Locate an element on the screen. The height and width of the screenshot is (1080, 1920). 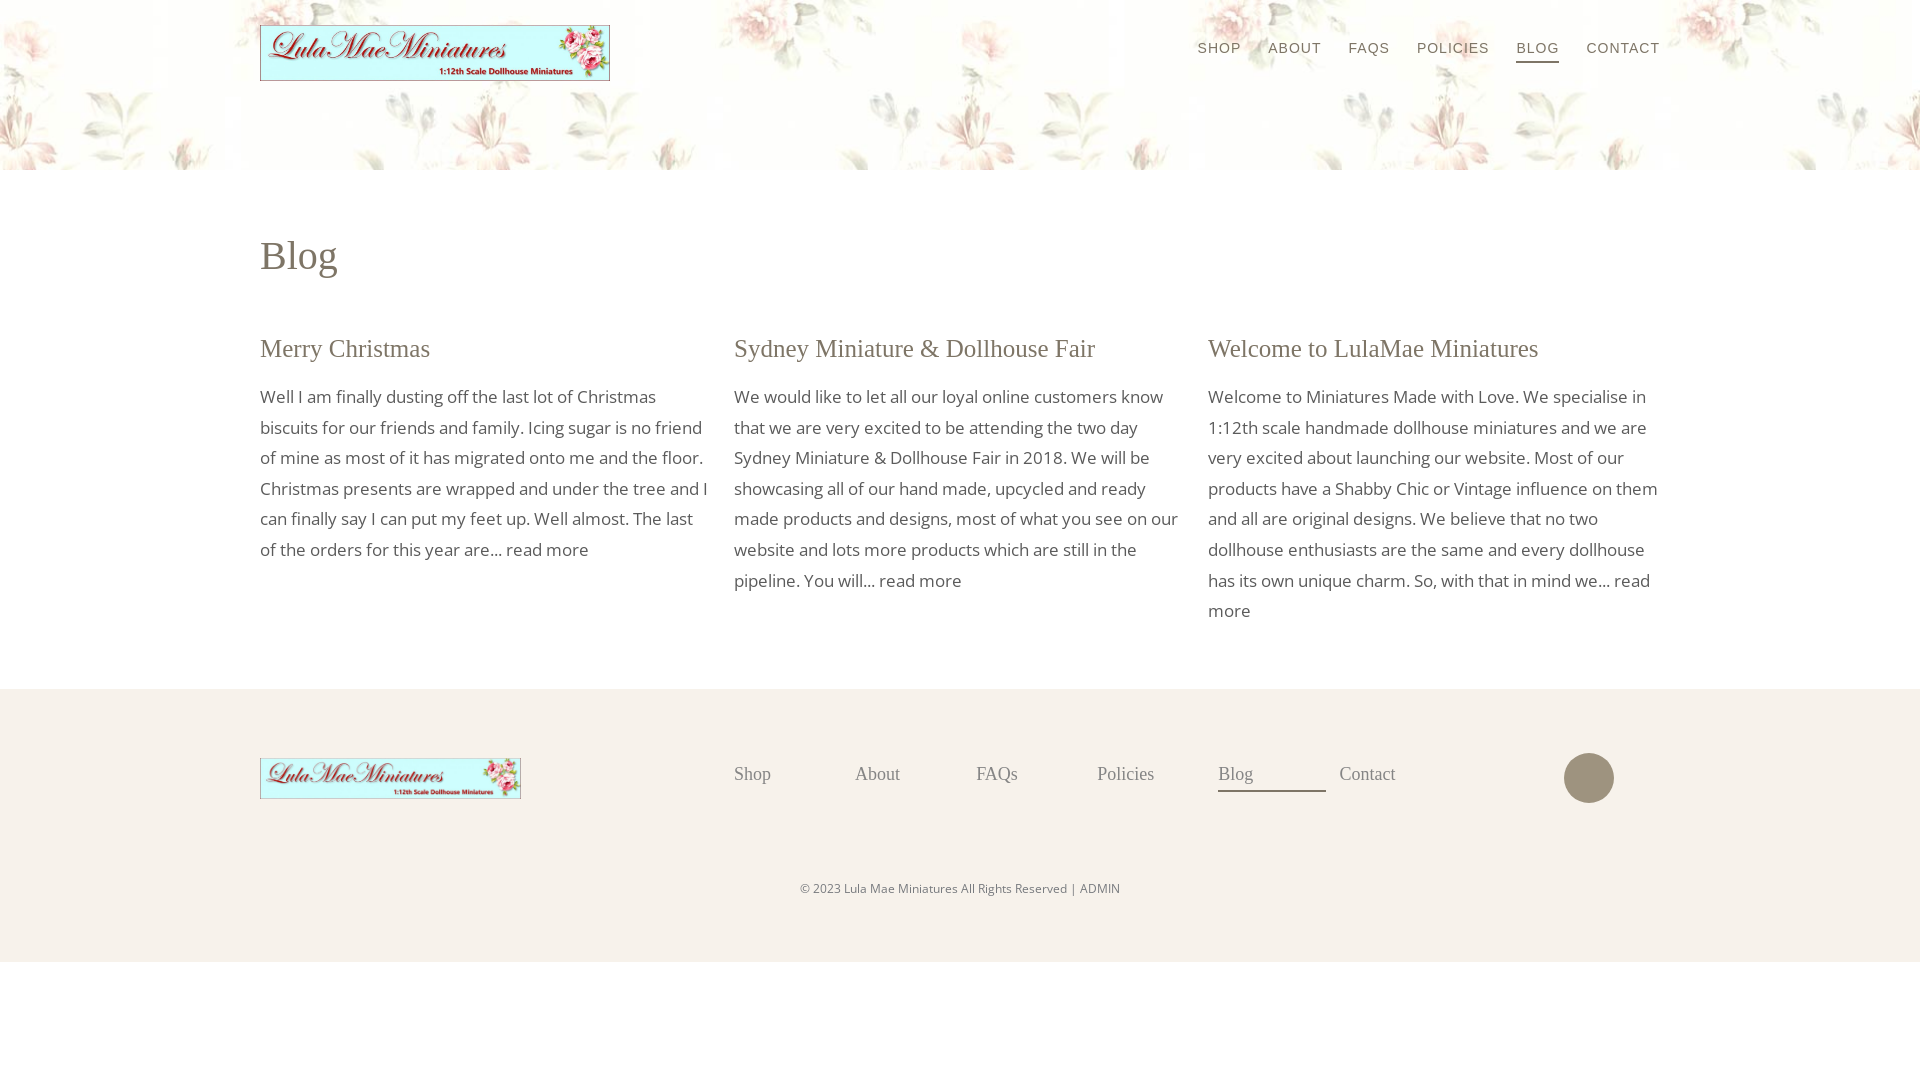
'Contact' is located at coordinates (1398, 773).